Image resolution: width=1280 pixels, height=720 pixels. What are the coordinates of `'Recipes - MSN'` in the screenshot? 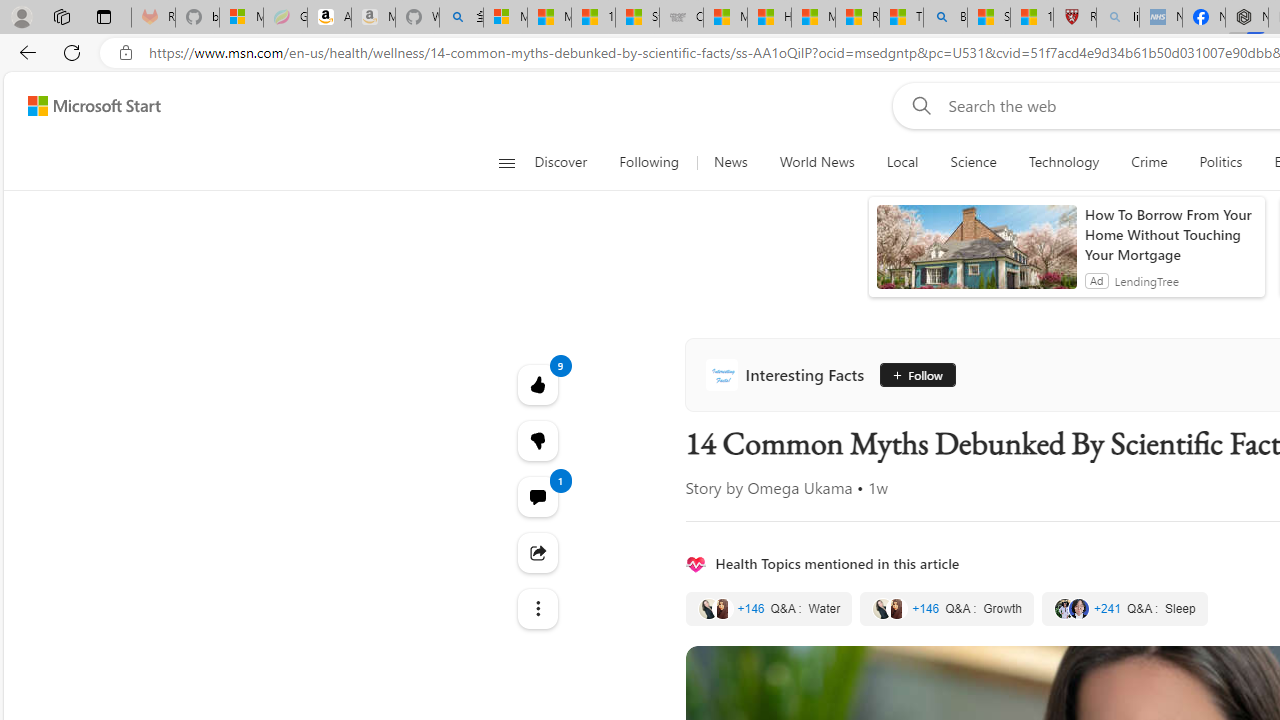 It's located at (857, 17).